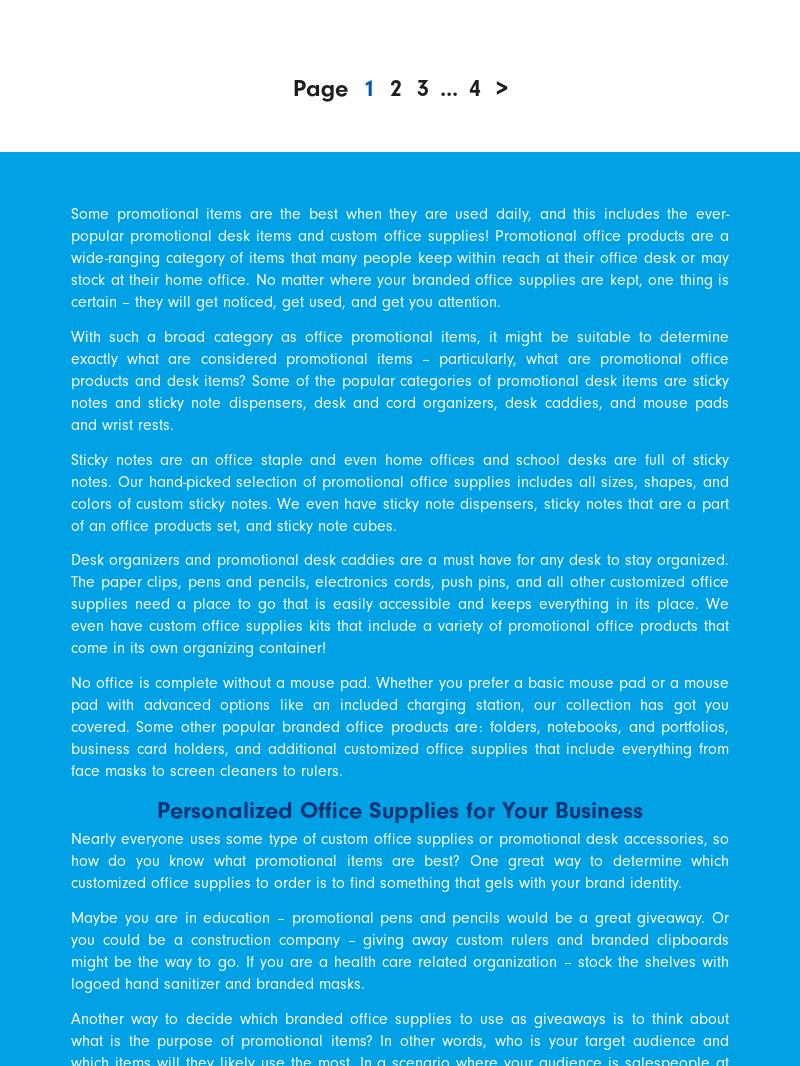  What do you see at coordinates (400, 256) in the screenshot?
I see `'Some promotional items are the best when they are used daily, and this includes the ever-popular promotional desk items and custom office supplies! Promotional office products are a wide-ranging category of items that many people keep within reach at their office desk or may stock at their home office. No matter where your branded office supplies are kept, one thing is certain – they will get noticed, get used, and get you attention.'` at bounding box center [400, 256].